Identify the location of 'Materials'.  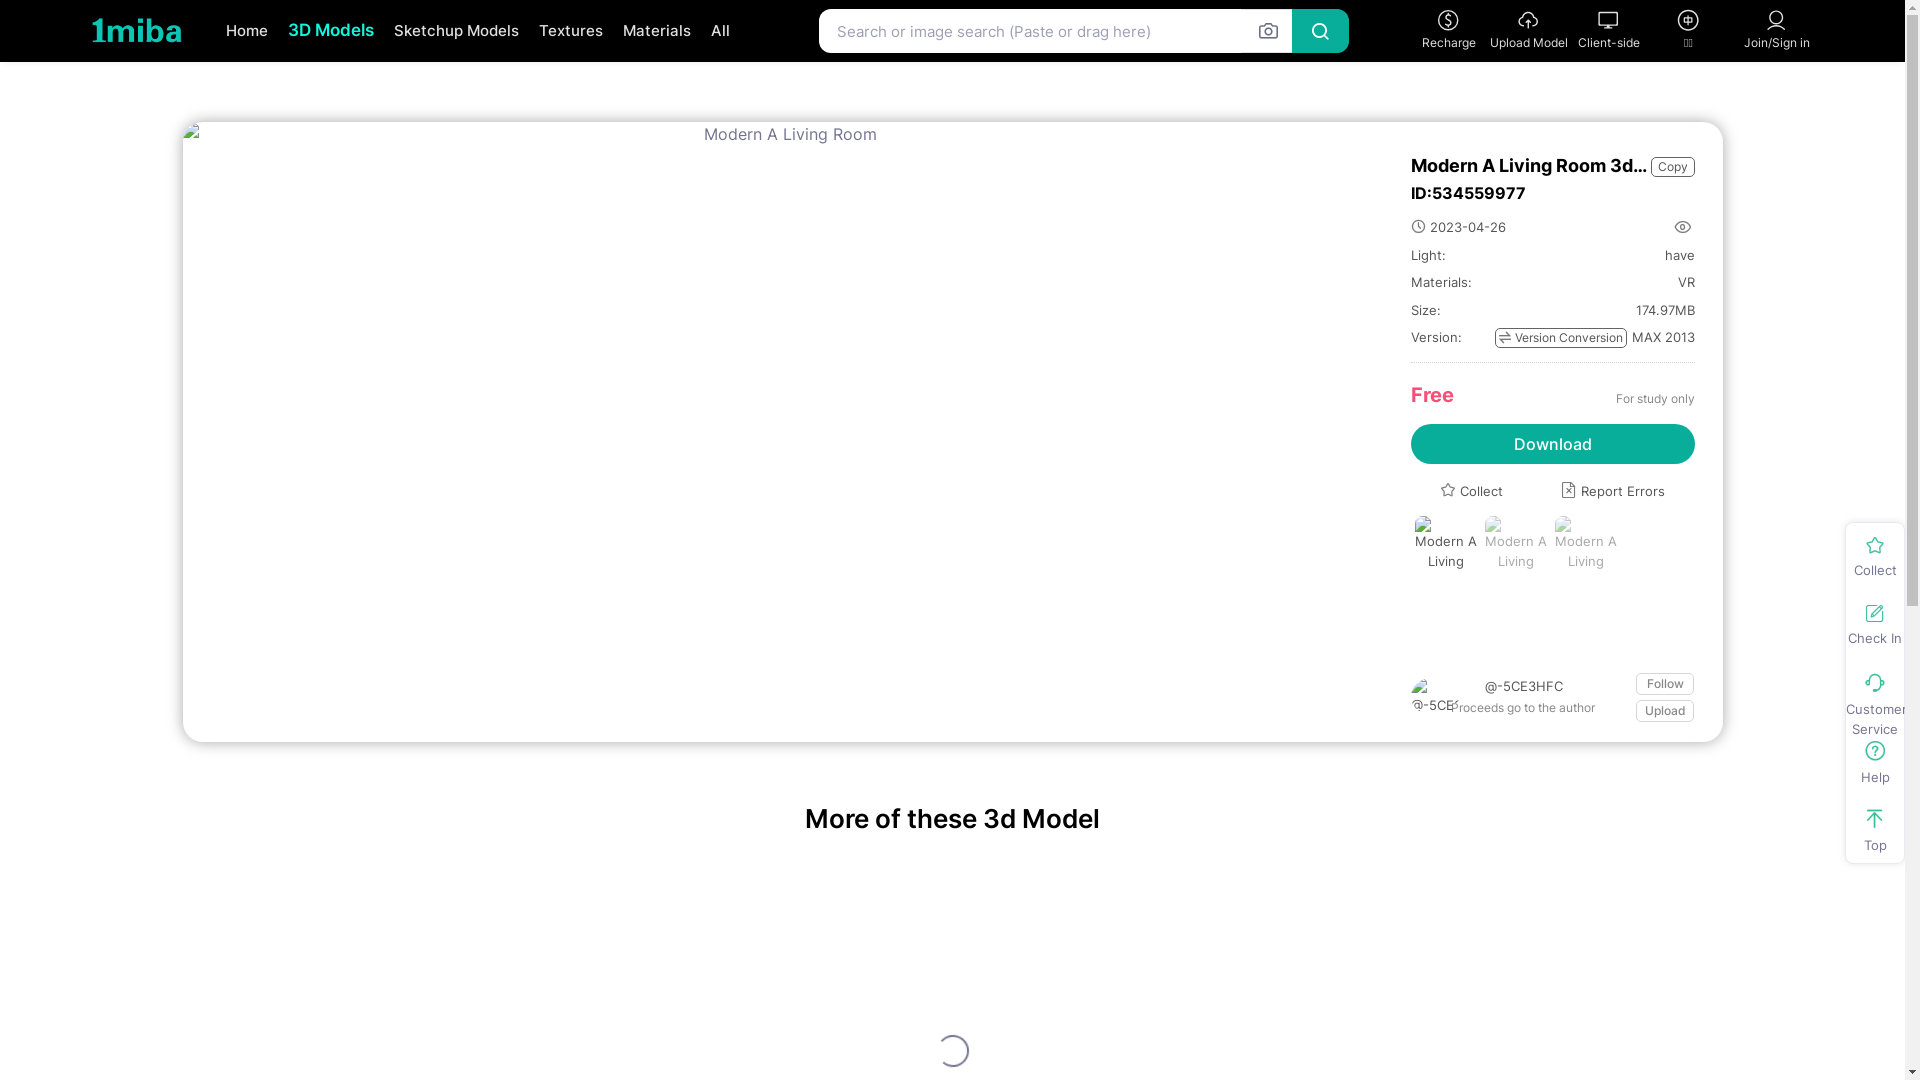
(610, 31).